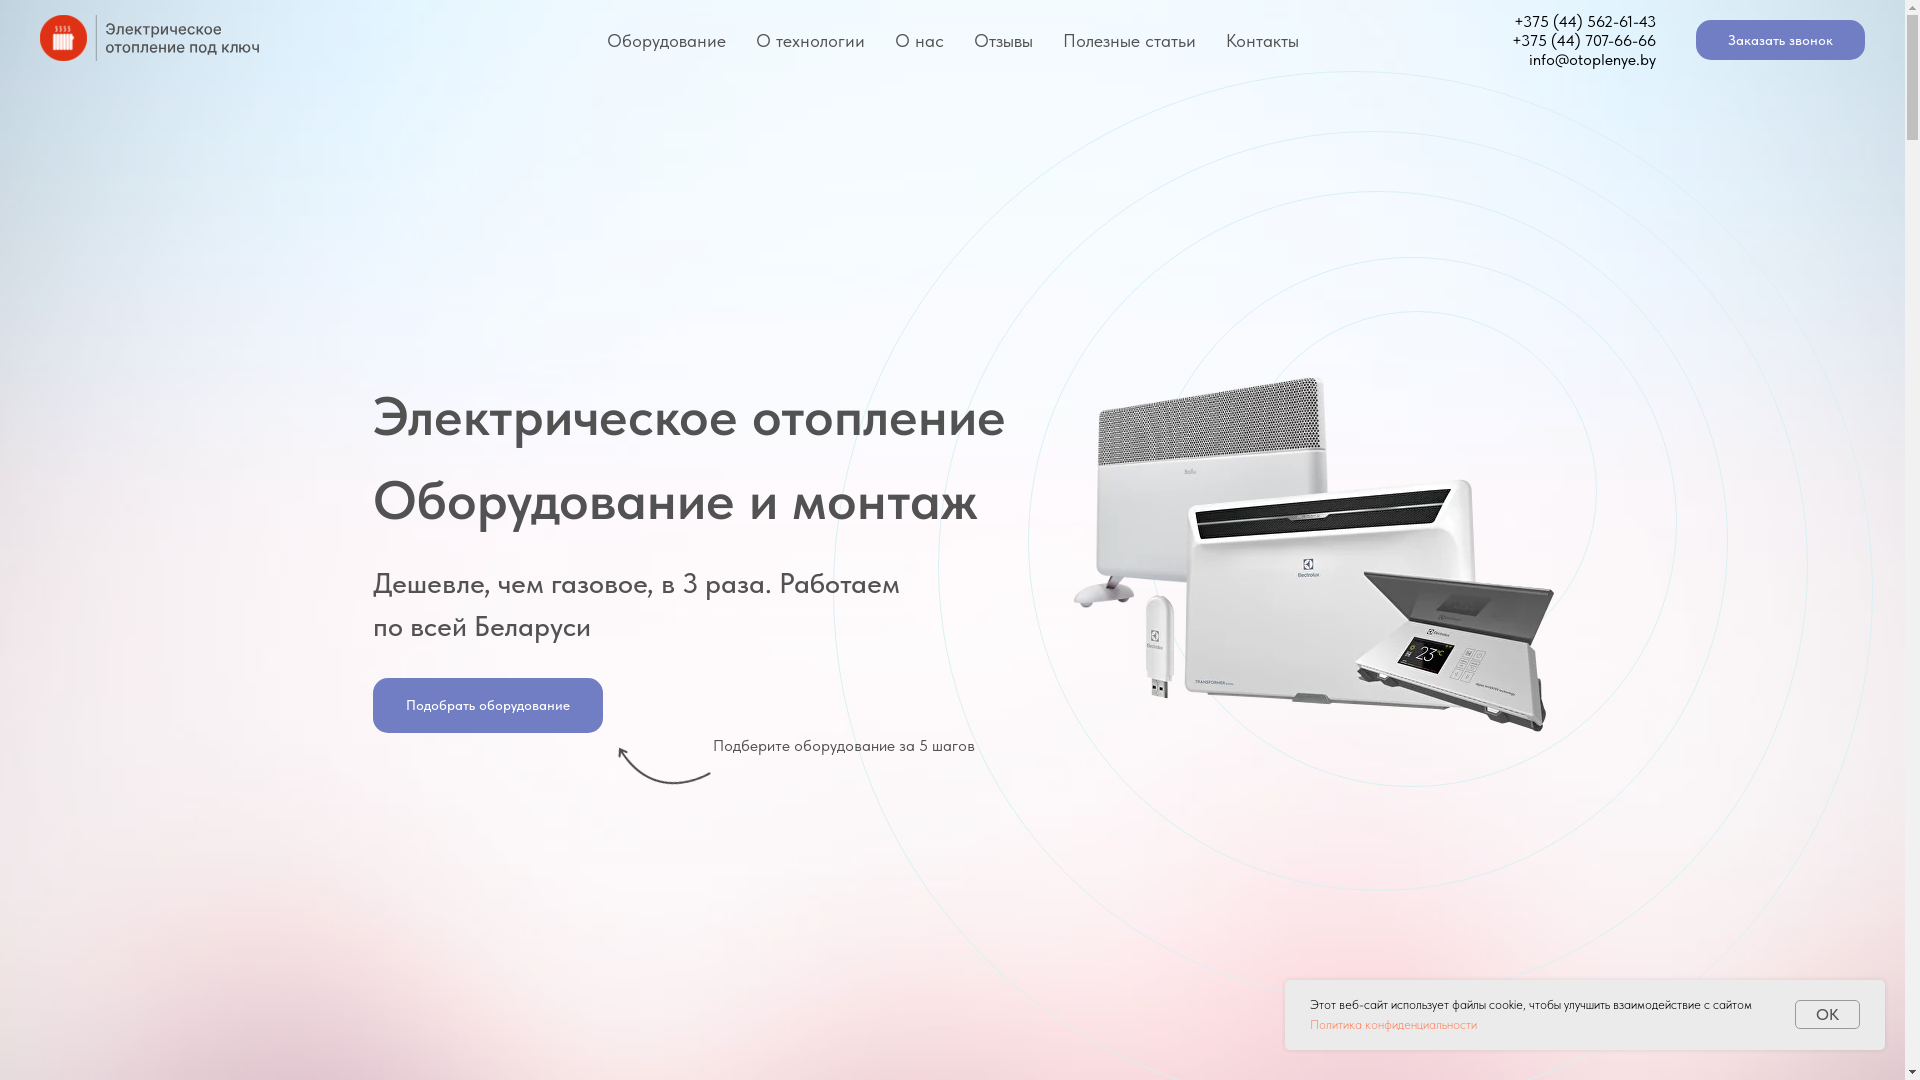 The width and height of the screenshot is (1920, 1080). Describe the element at coordinates (1528, 58) in the screenshot. I see `'info@otoplenye.by'` at that location.